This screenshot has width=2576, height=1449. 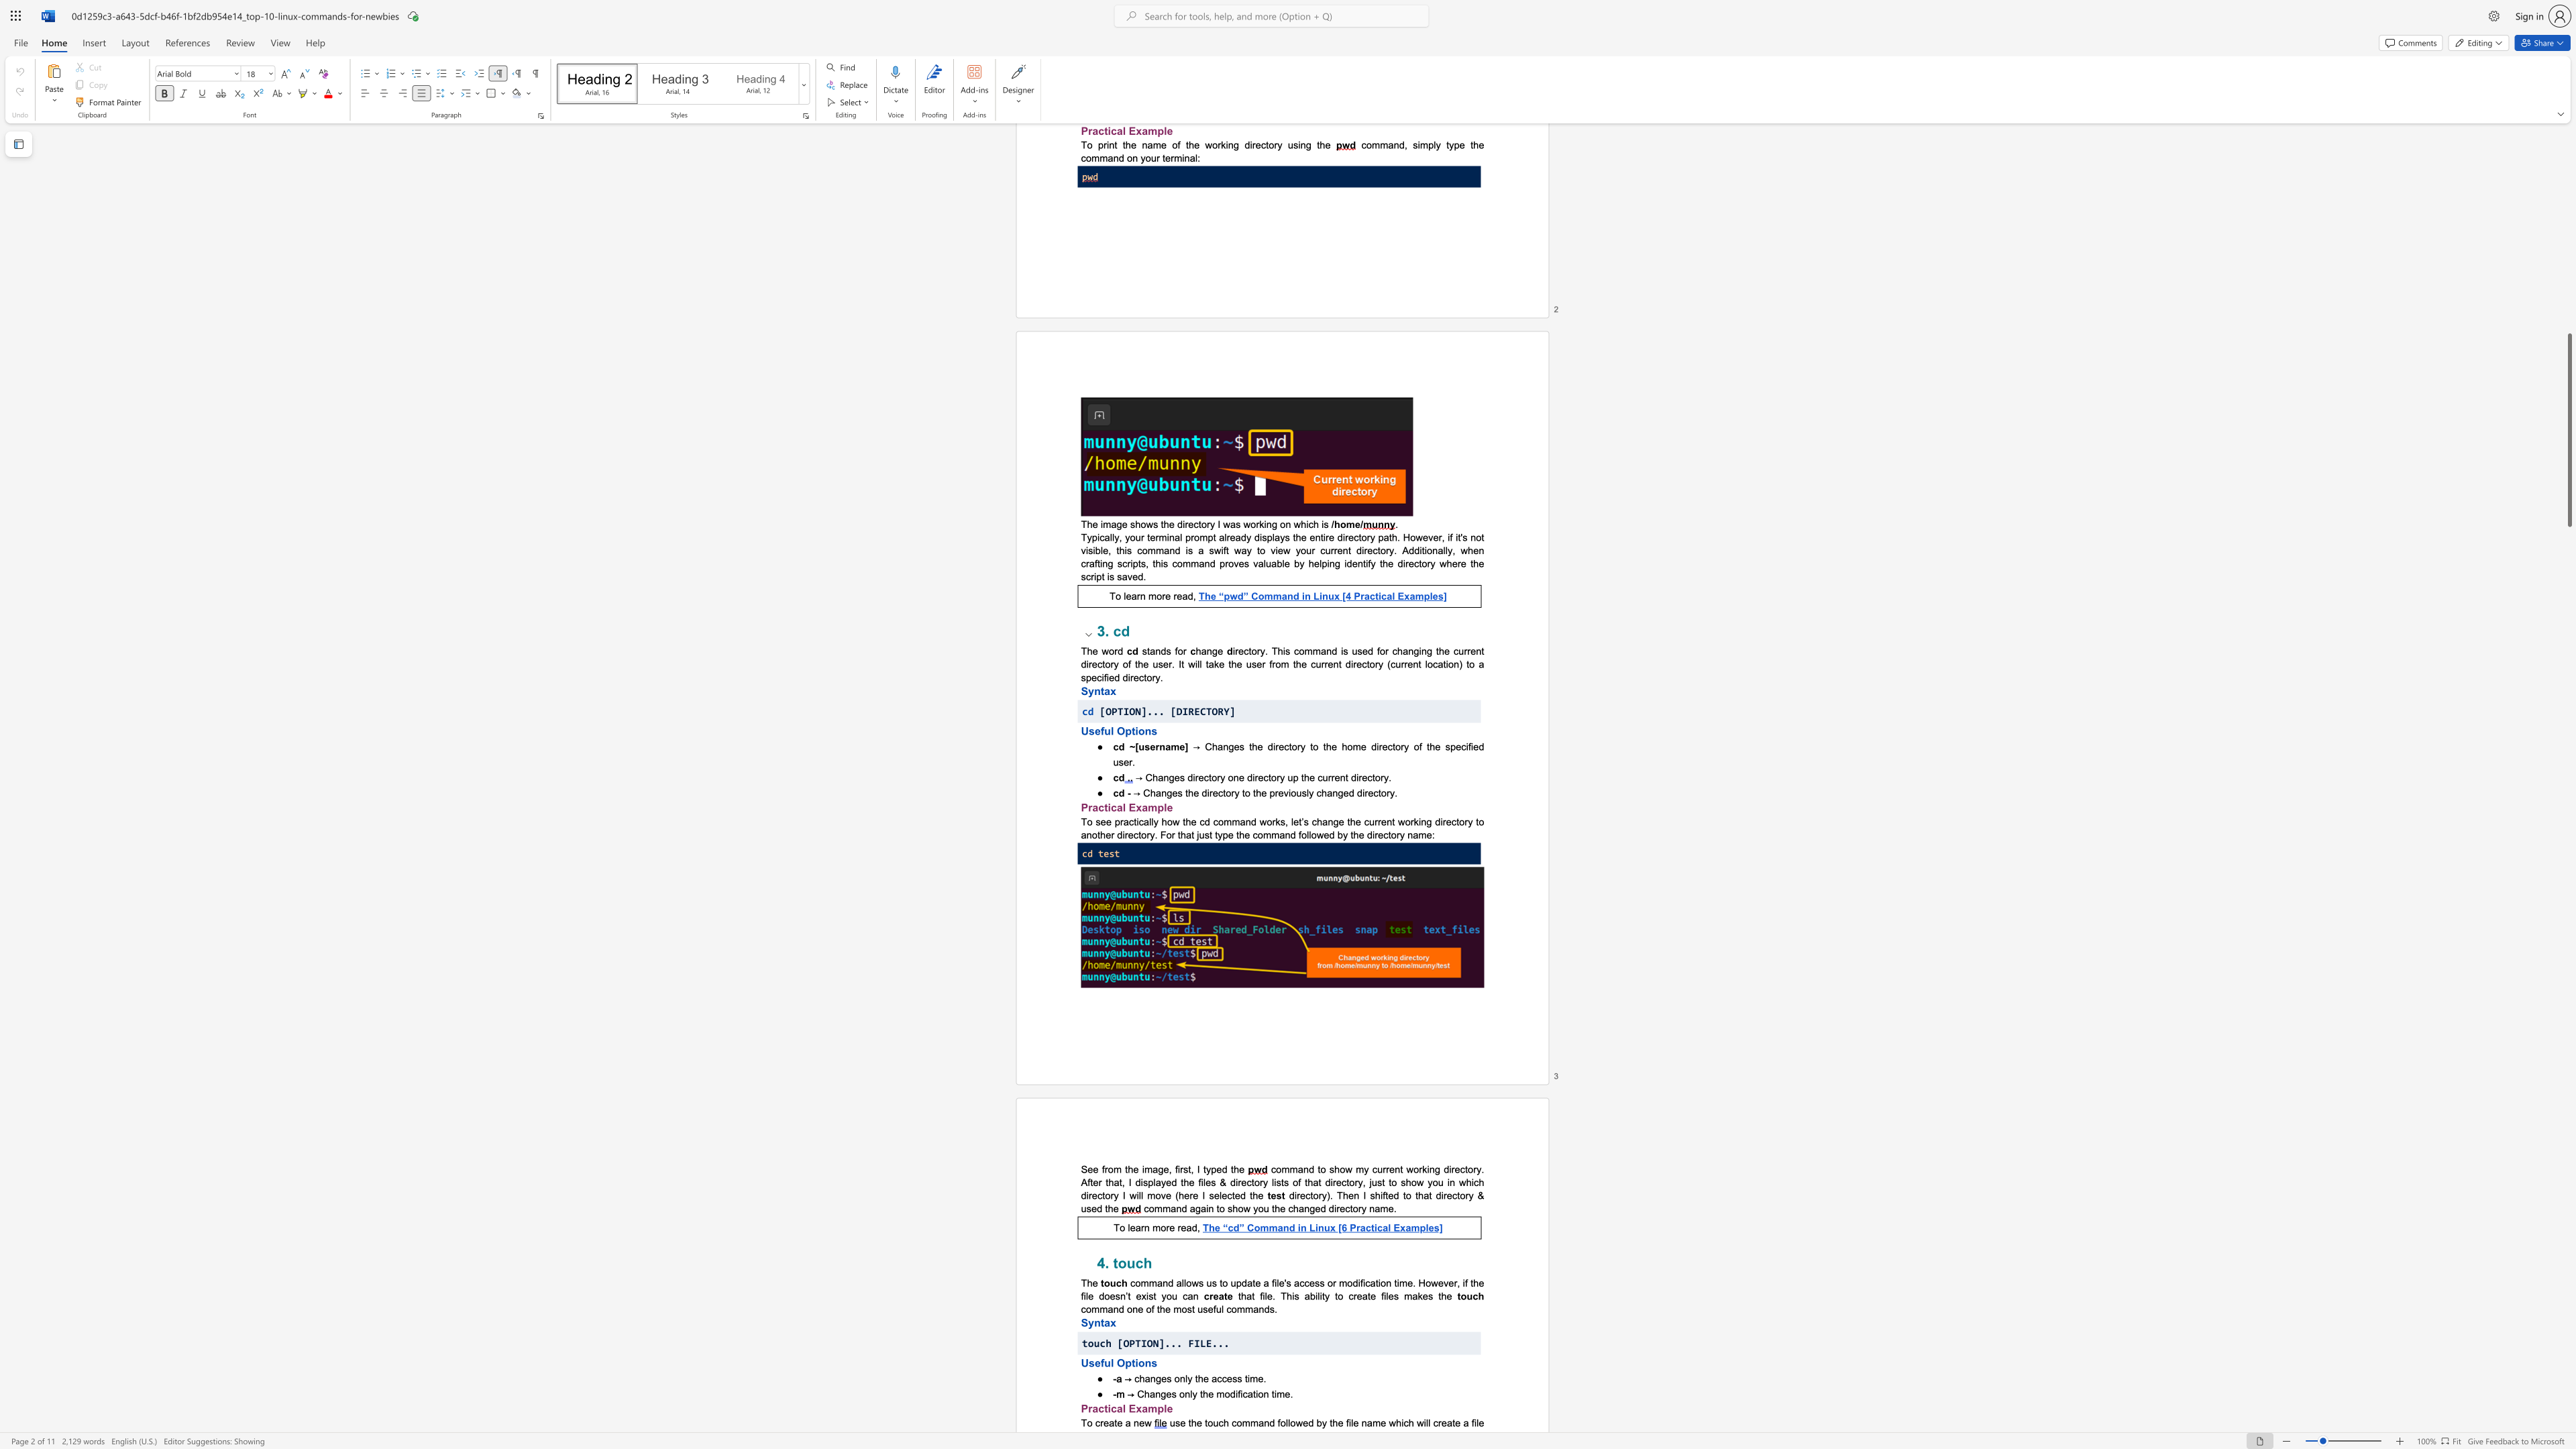 I want to click on the 3th character "n" in the text, so click(x=1423, y=821).